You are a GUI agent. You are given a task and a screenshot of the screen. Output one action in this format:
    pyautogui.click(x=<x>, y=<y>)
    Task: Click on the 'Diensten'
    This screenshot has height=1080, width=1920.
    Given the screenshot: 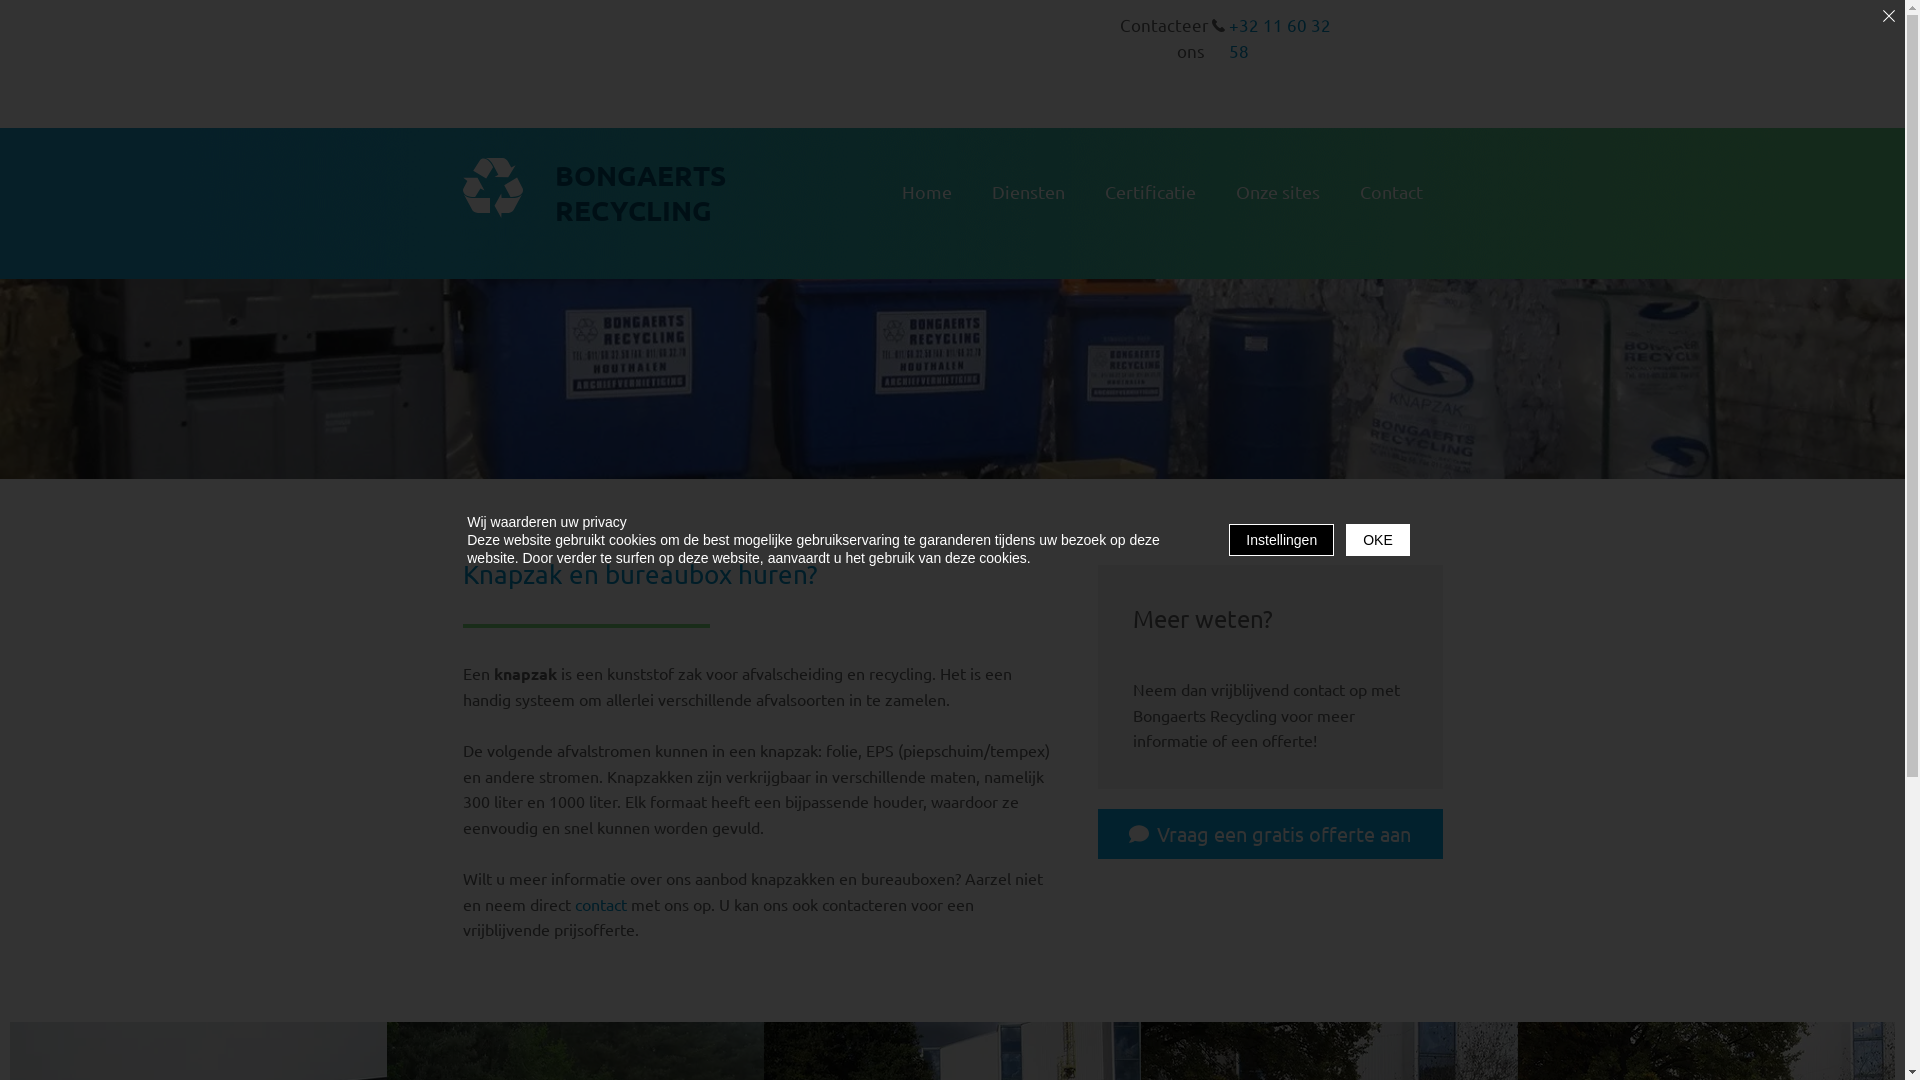 What is the action you would take?
    pyautogui.click(x=1028, y=192)
    